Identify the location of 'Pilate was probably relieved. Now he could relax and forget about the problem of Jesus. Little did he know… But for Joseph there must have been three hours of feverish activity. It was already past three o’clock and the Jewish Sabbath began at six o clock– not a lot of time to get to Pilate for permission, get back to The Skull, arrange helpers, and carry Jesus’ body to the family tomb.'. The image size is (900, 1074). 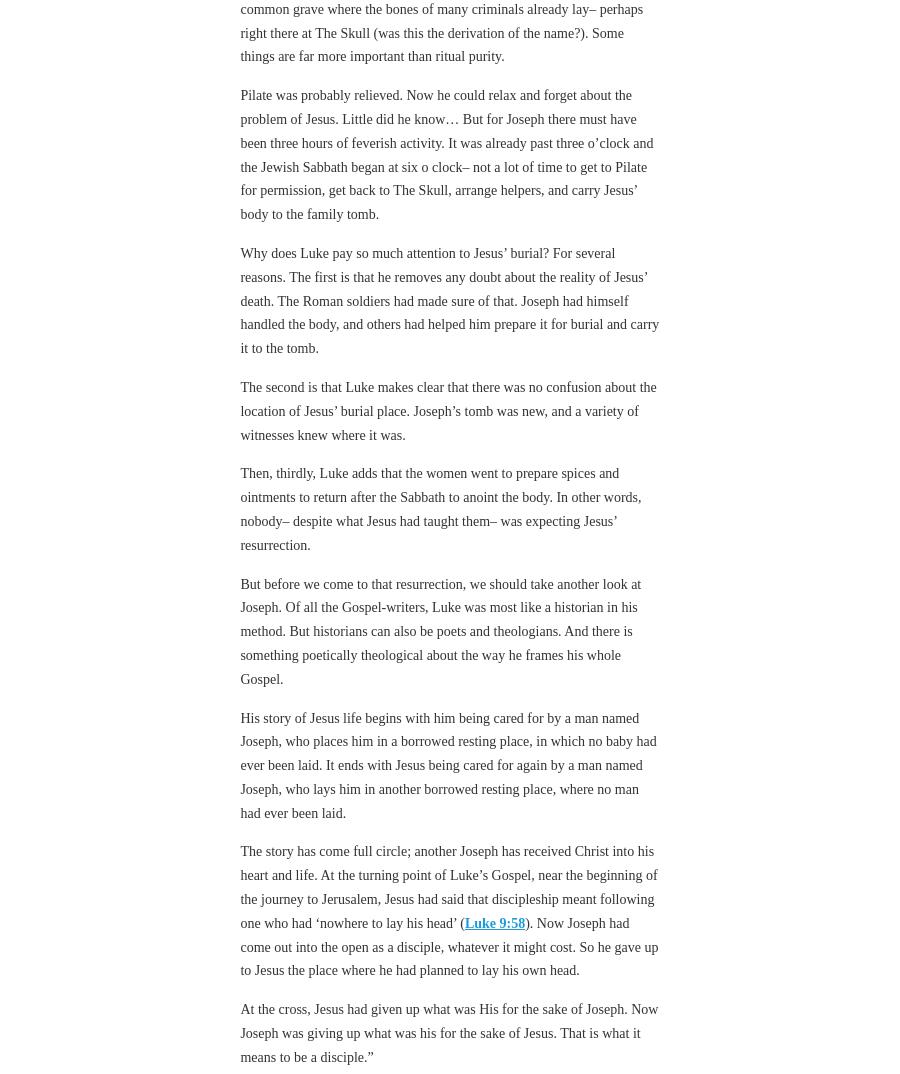
(239, 153).